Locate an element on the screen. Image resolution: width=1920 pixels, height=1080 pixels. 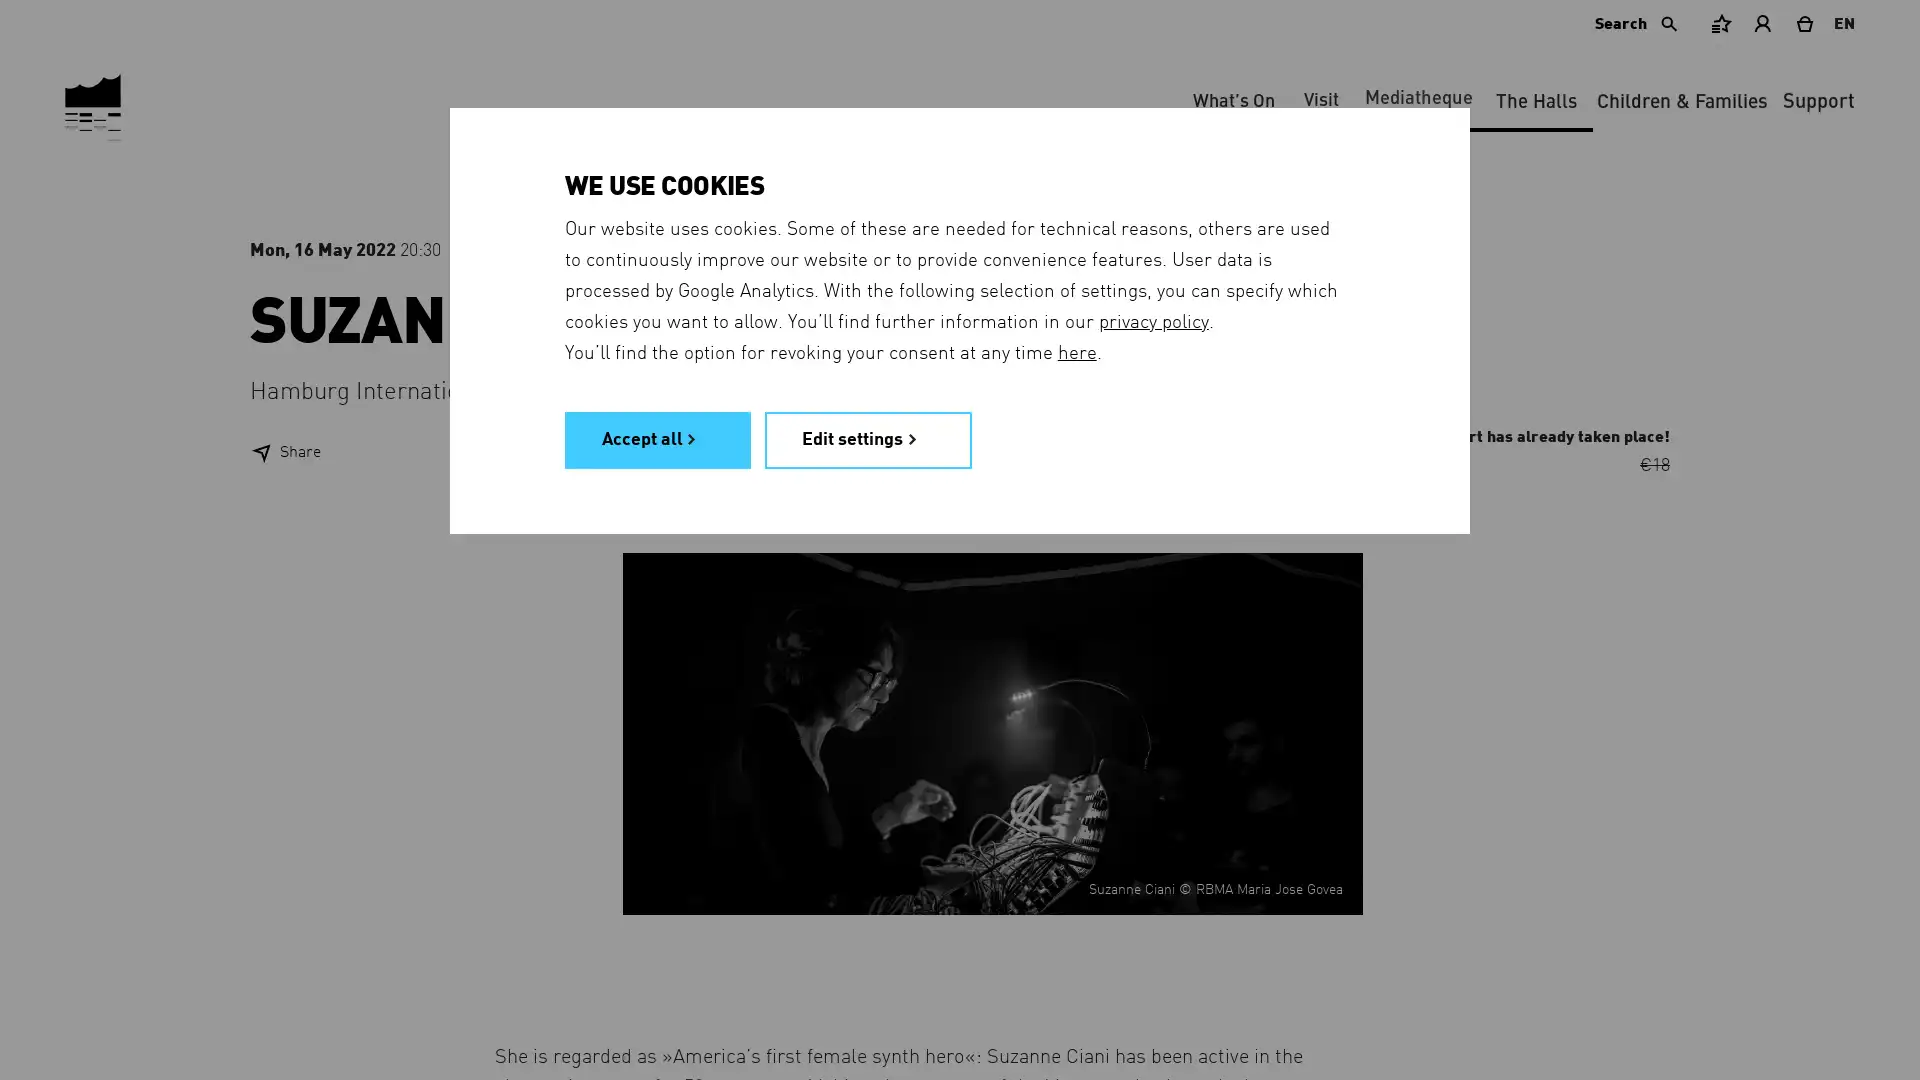
Edit settings is located at coordinates (868, 438).